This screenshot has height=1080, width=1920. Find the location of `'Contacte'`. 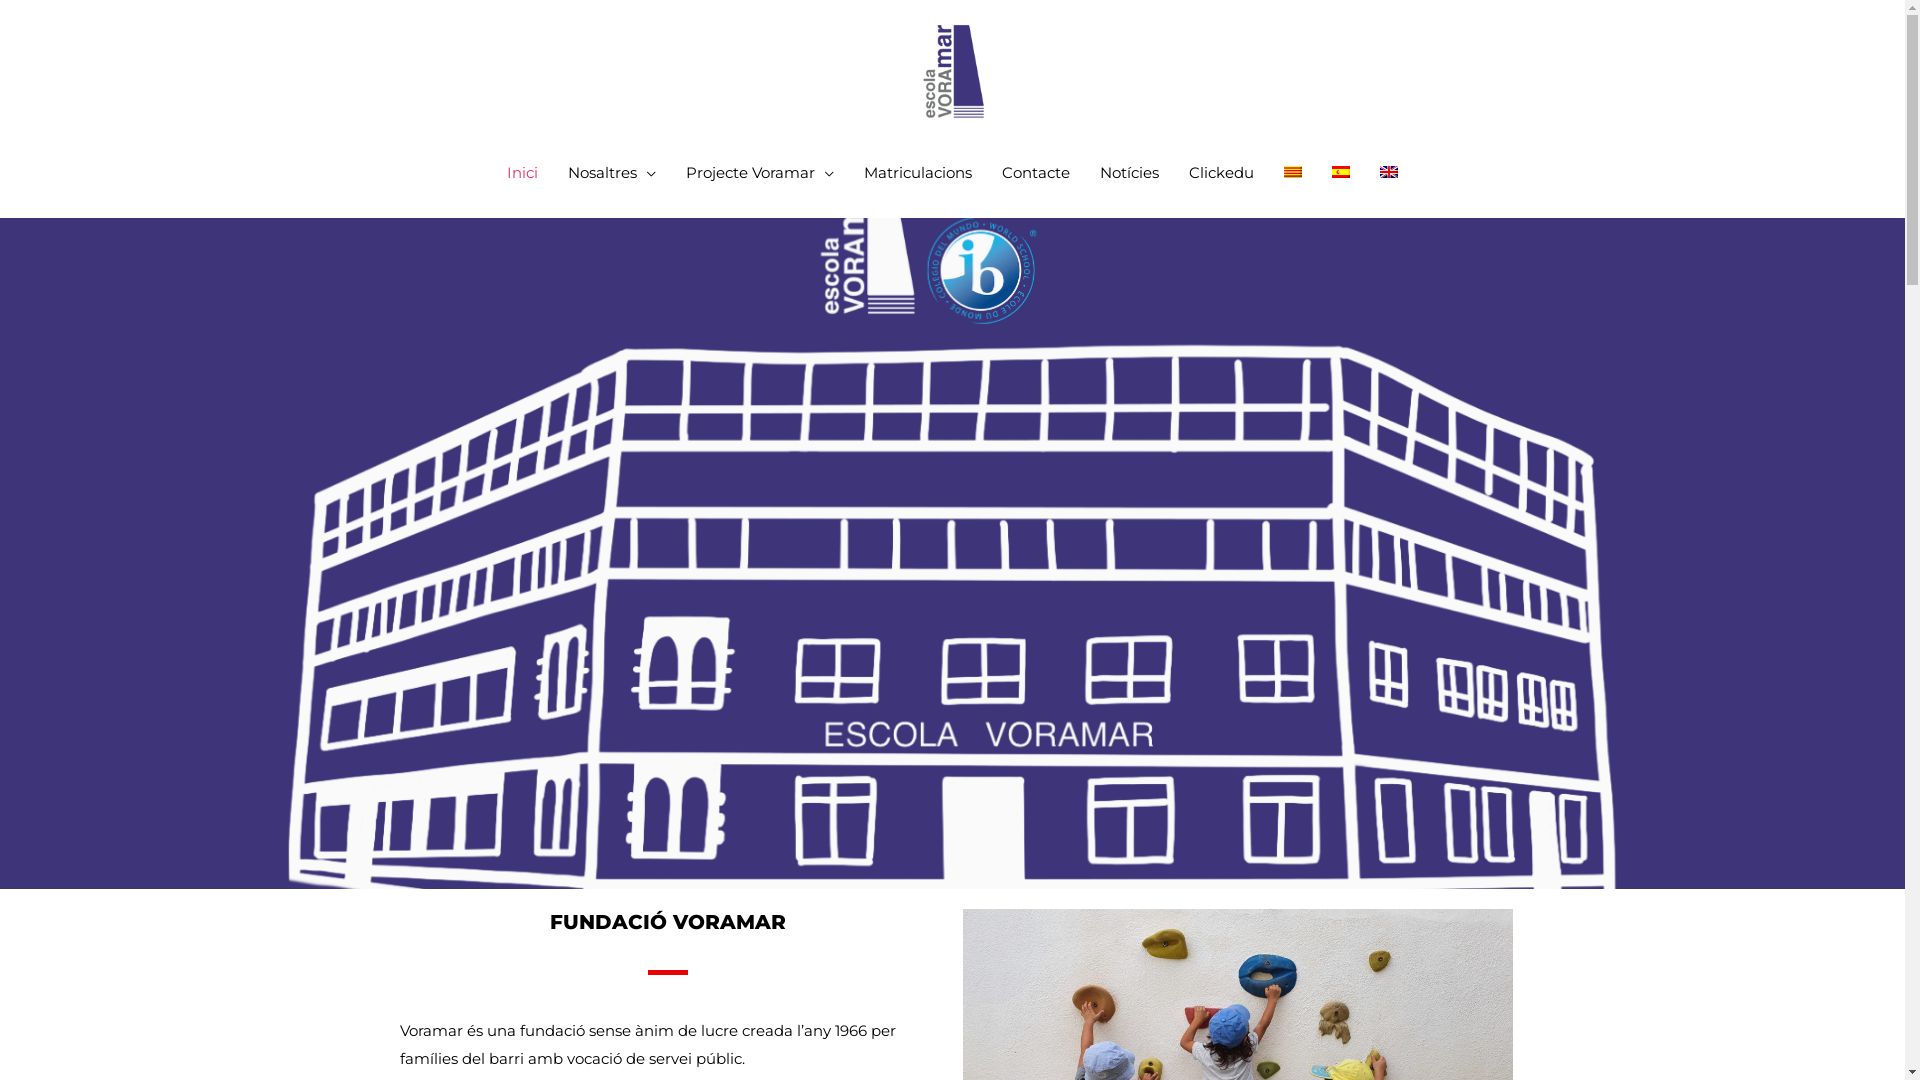

'Contacte' is located at coordinates (1036, 172).